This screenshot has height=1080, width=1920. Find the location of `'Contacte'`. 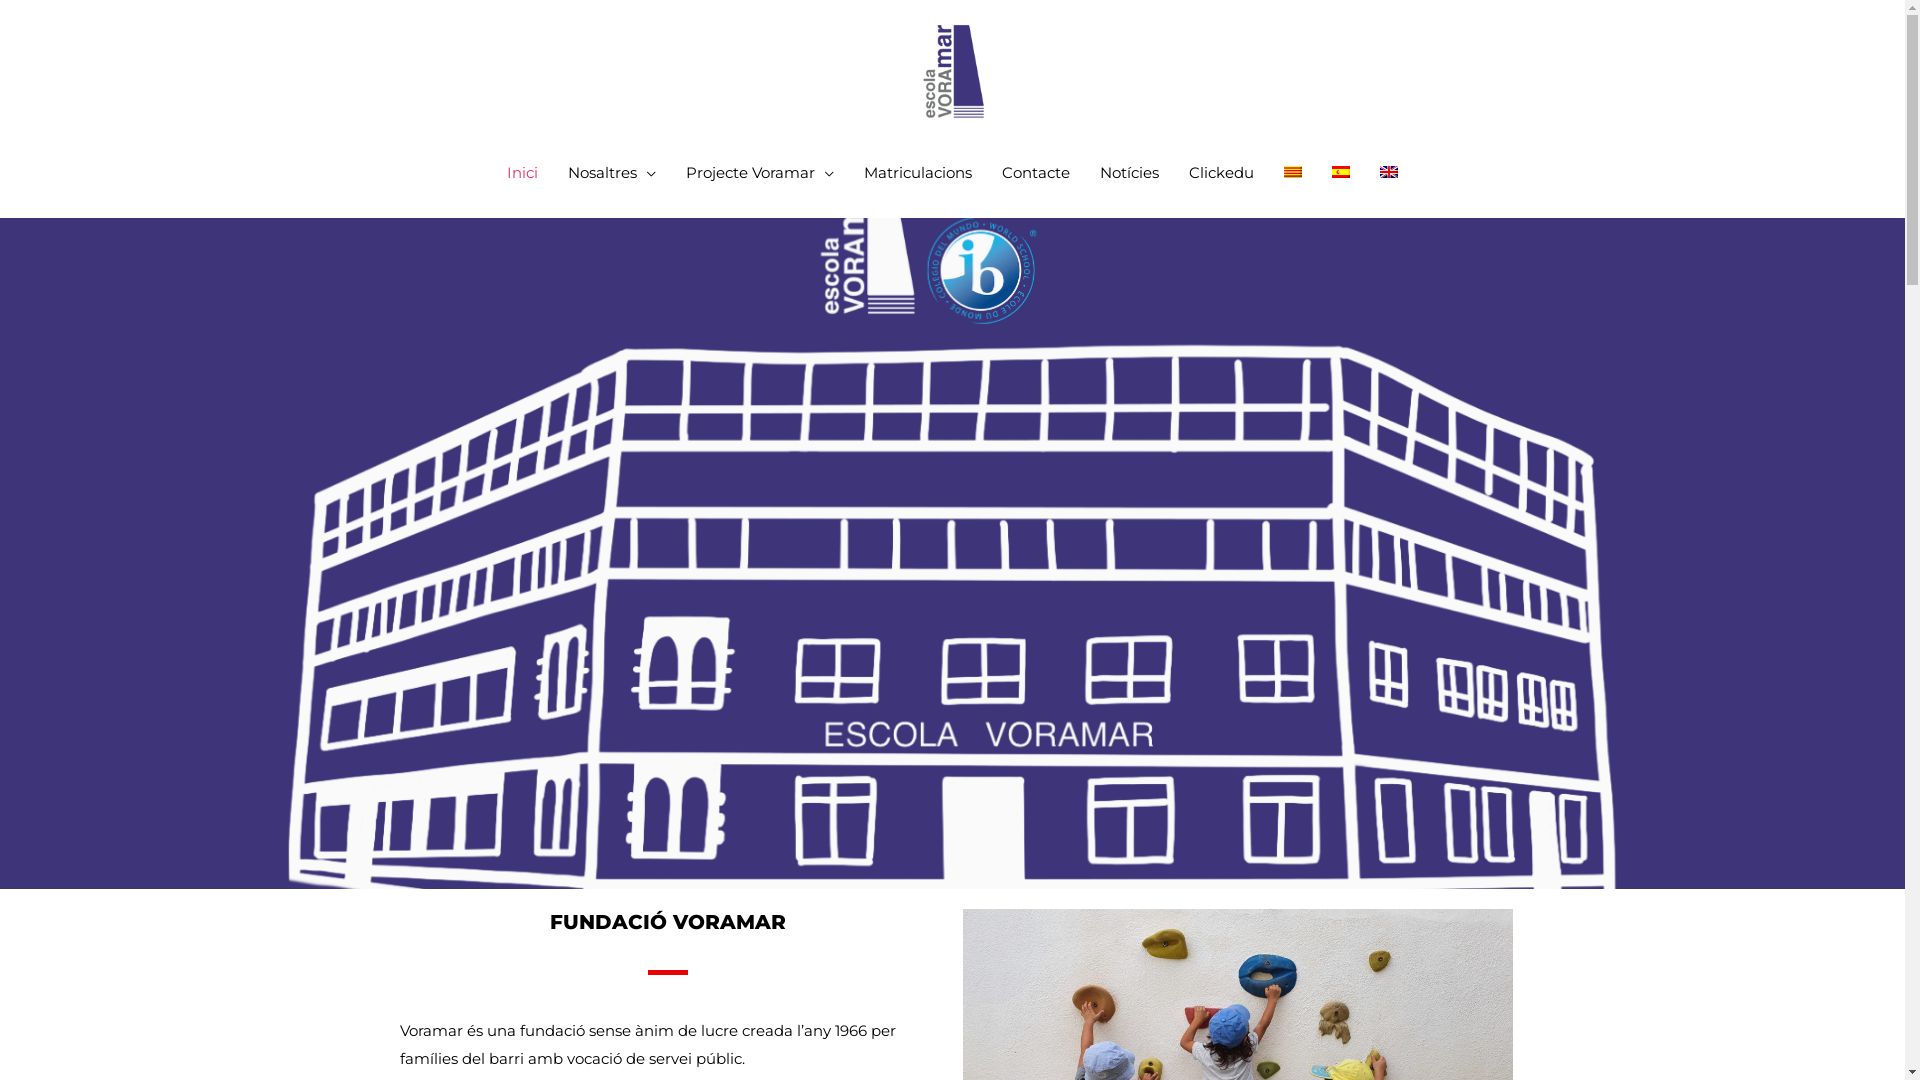

'Contacte' is located at coordinates (1036, 172).